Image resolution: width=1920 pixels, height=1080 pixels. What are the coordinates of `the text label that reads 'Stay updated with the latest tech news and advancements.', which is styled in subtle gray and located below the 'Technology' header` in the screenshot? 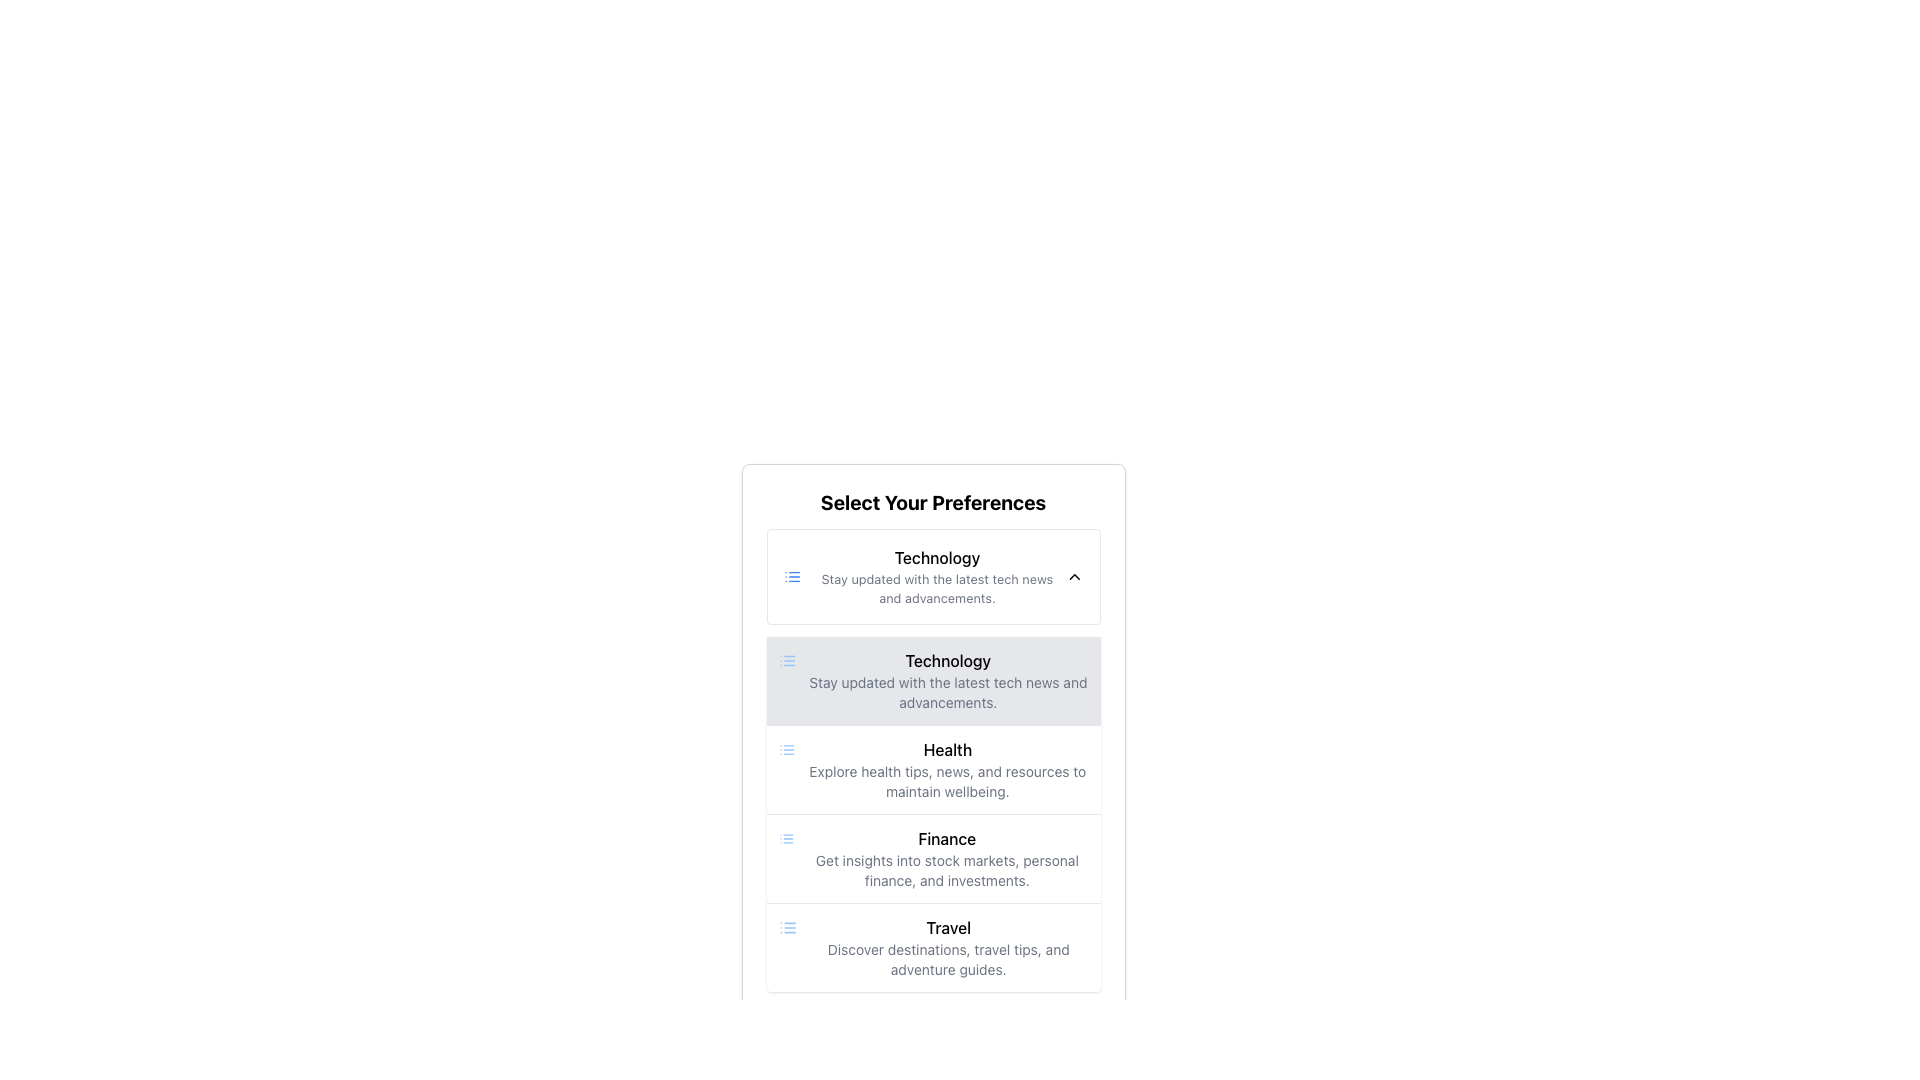 It's located at (936, 588).